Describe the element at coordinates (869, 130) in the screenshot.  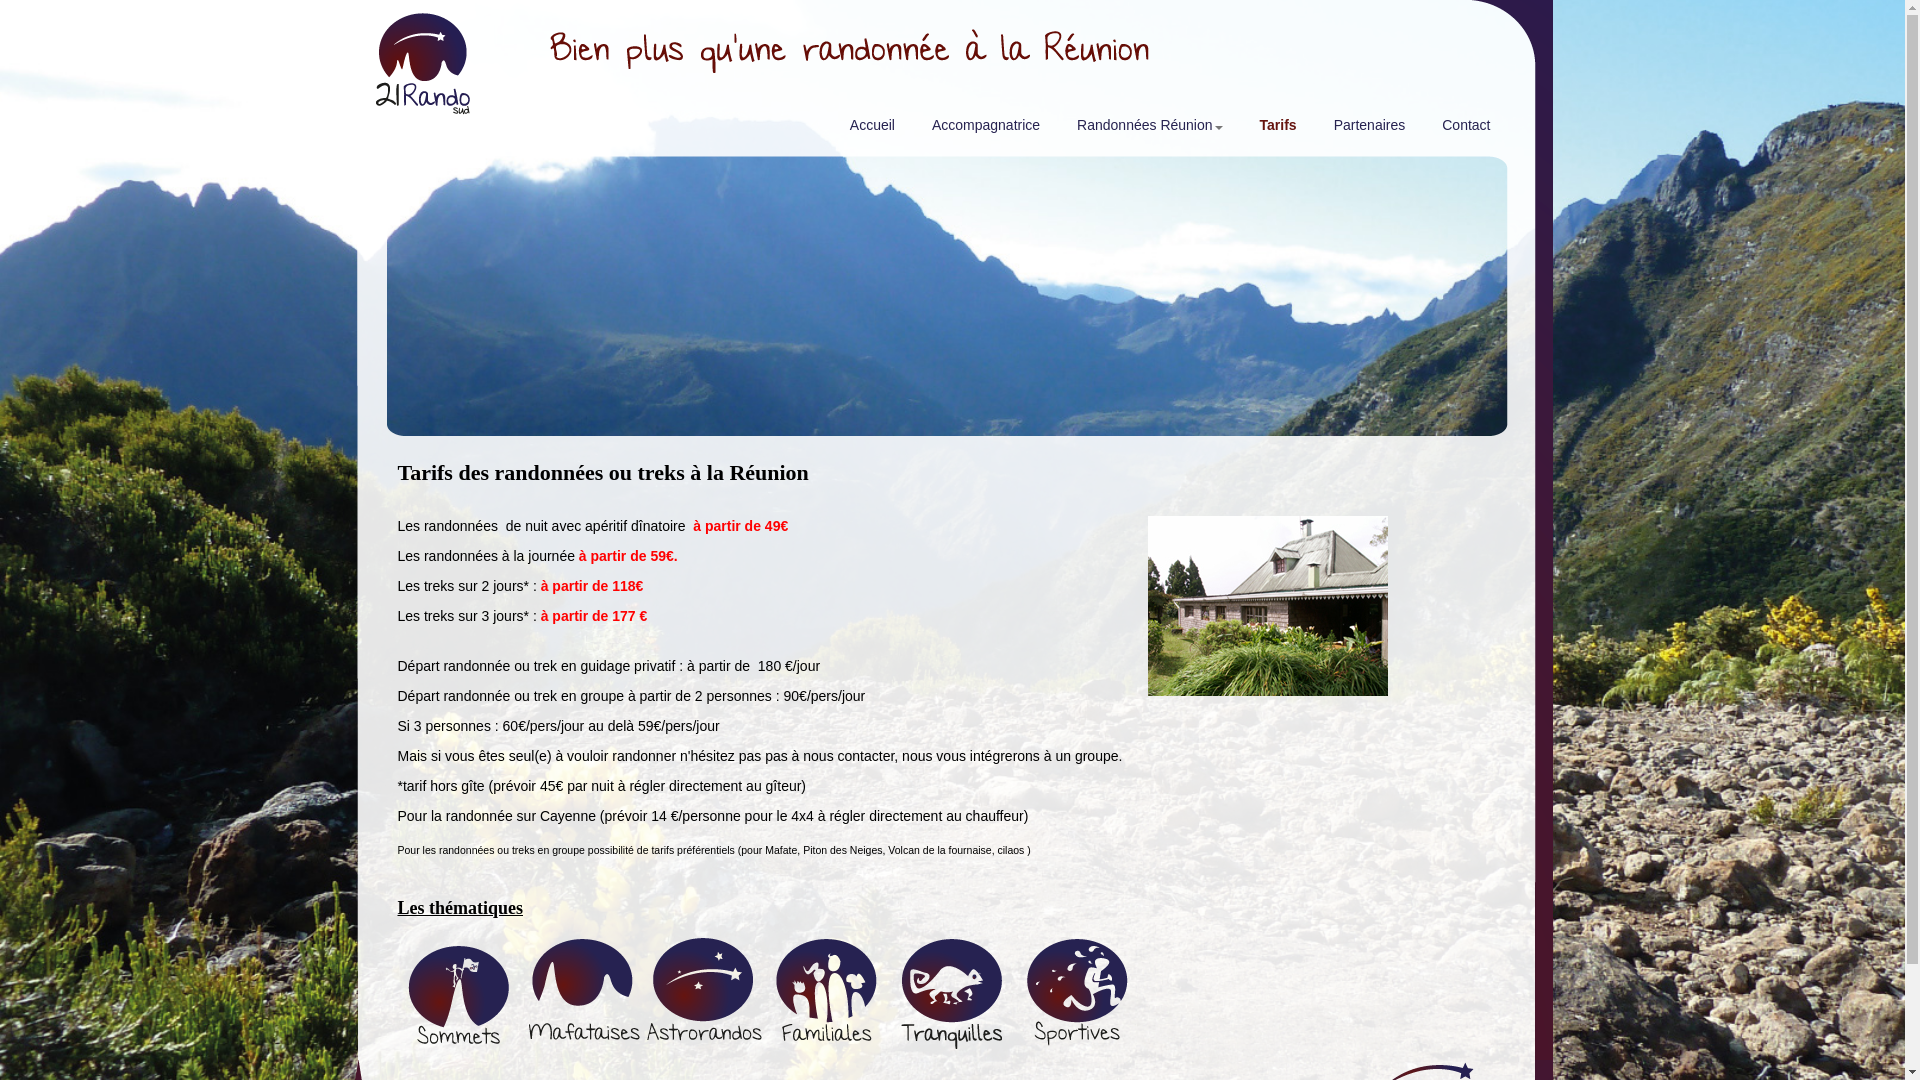
I see `'Accueil'` at that location.